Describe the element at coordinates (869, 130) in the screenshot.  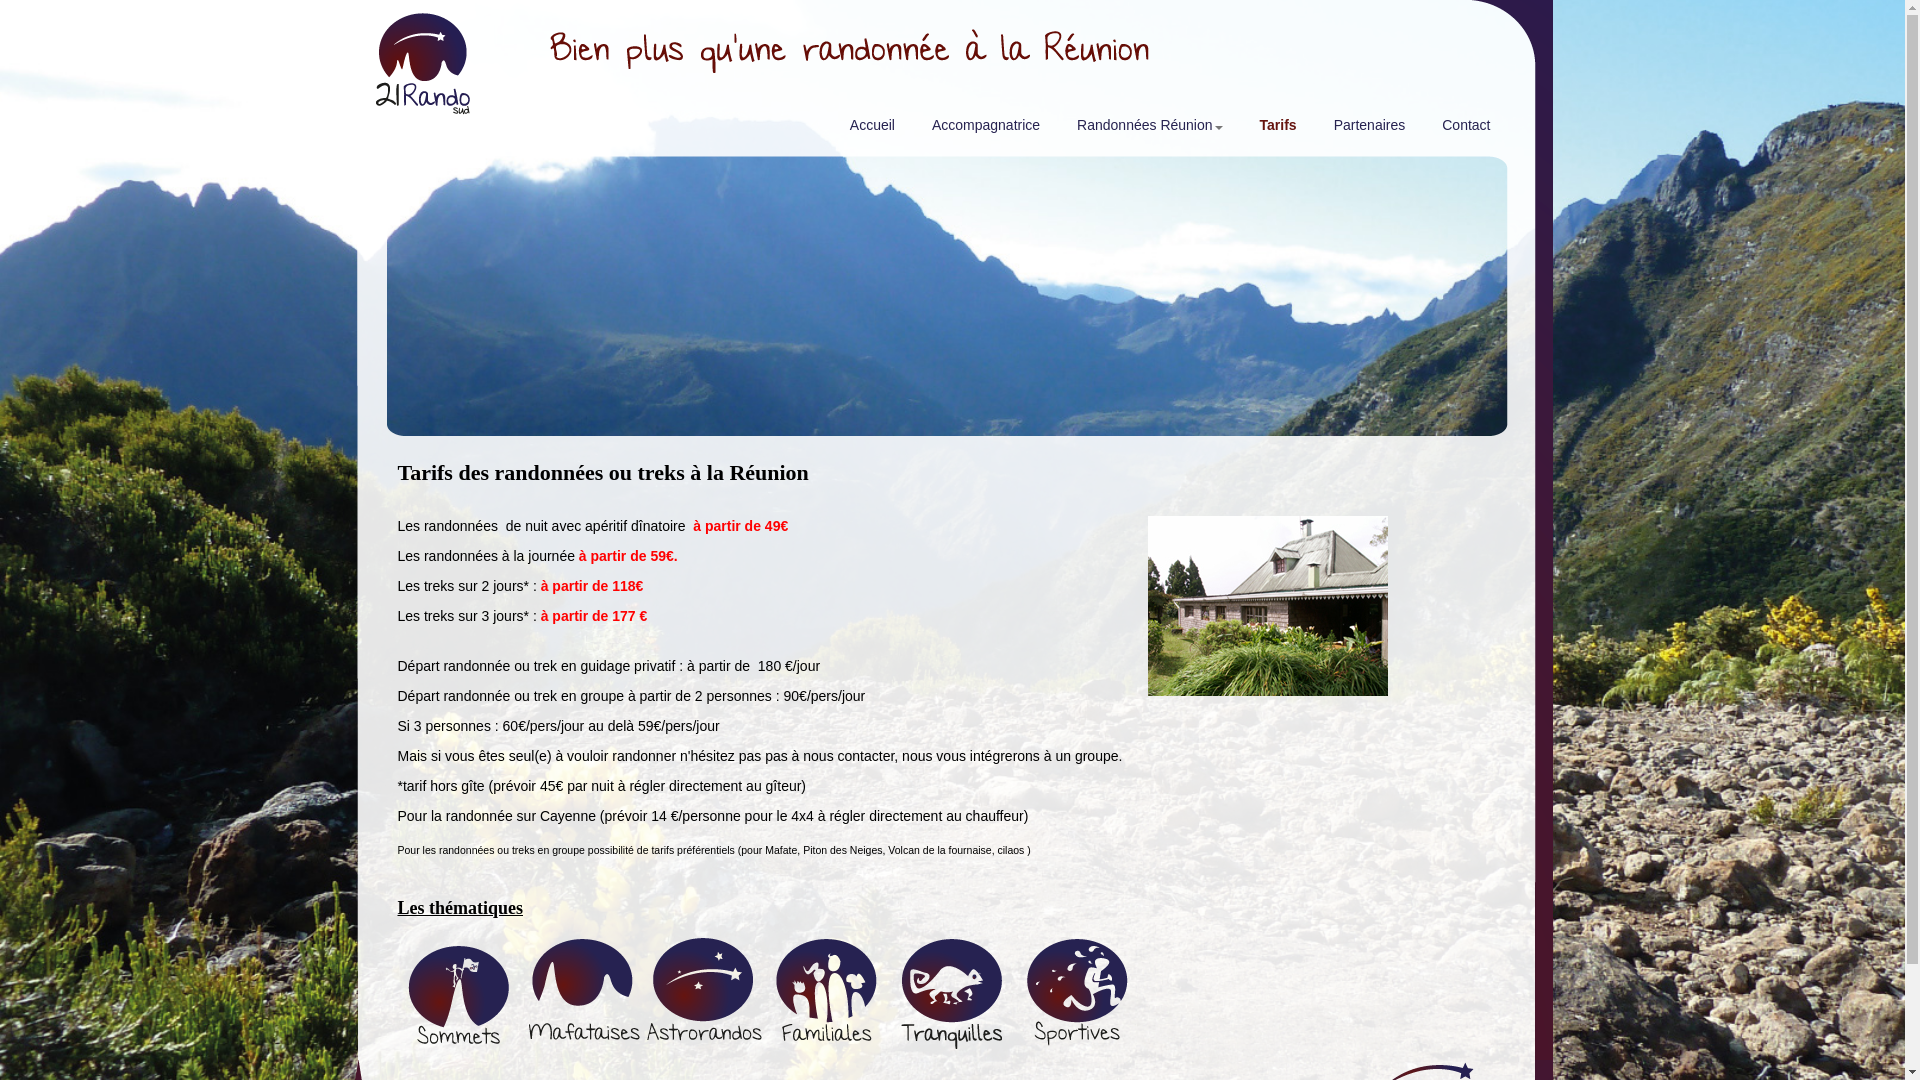
I see `'Accueil'` at that location.